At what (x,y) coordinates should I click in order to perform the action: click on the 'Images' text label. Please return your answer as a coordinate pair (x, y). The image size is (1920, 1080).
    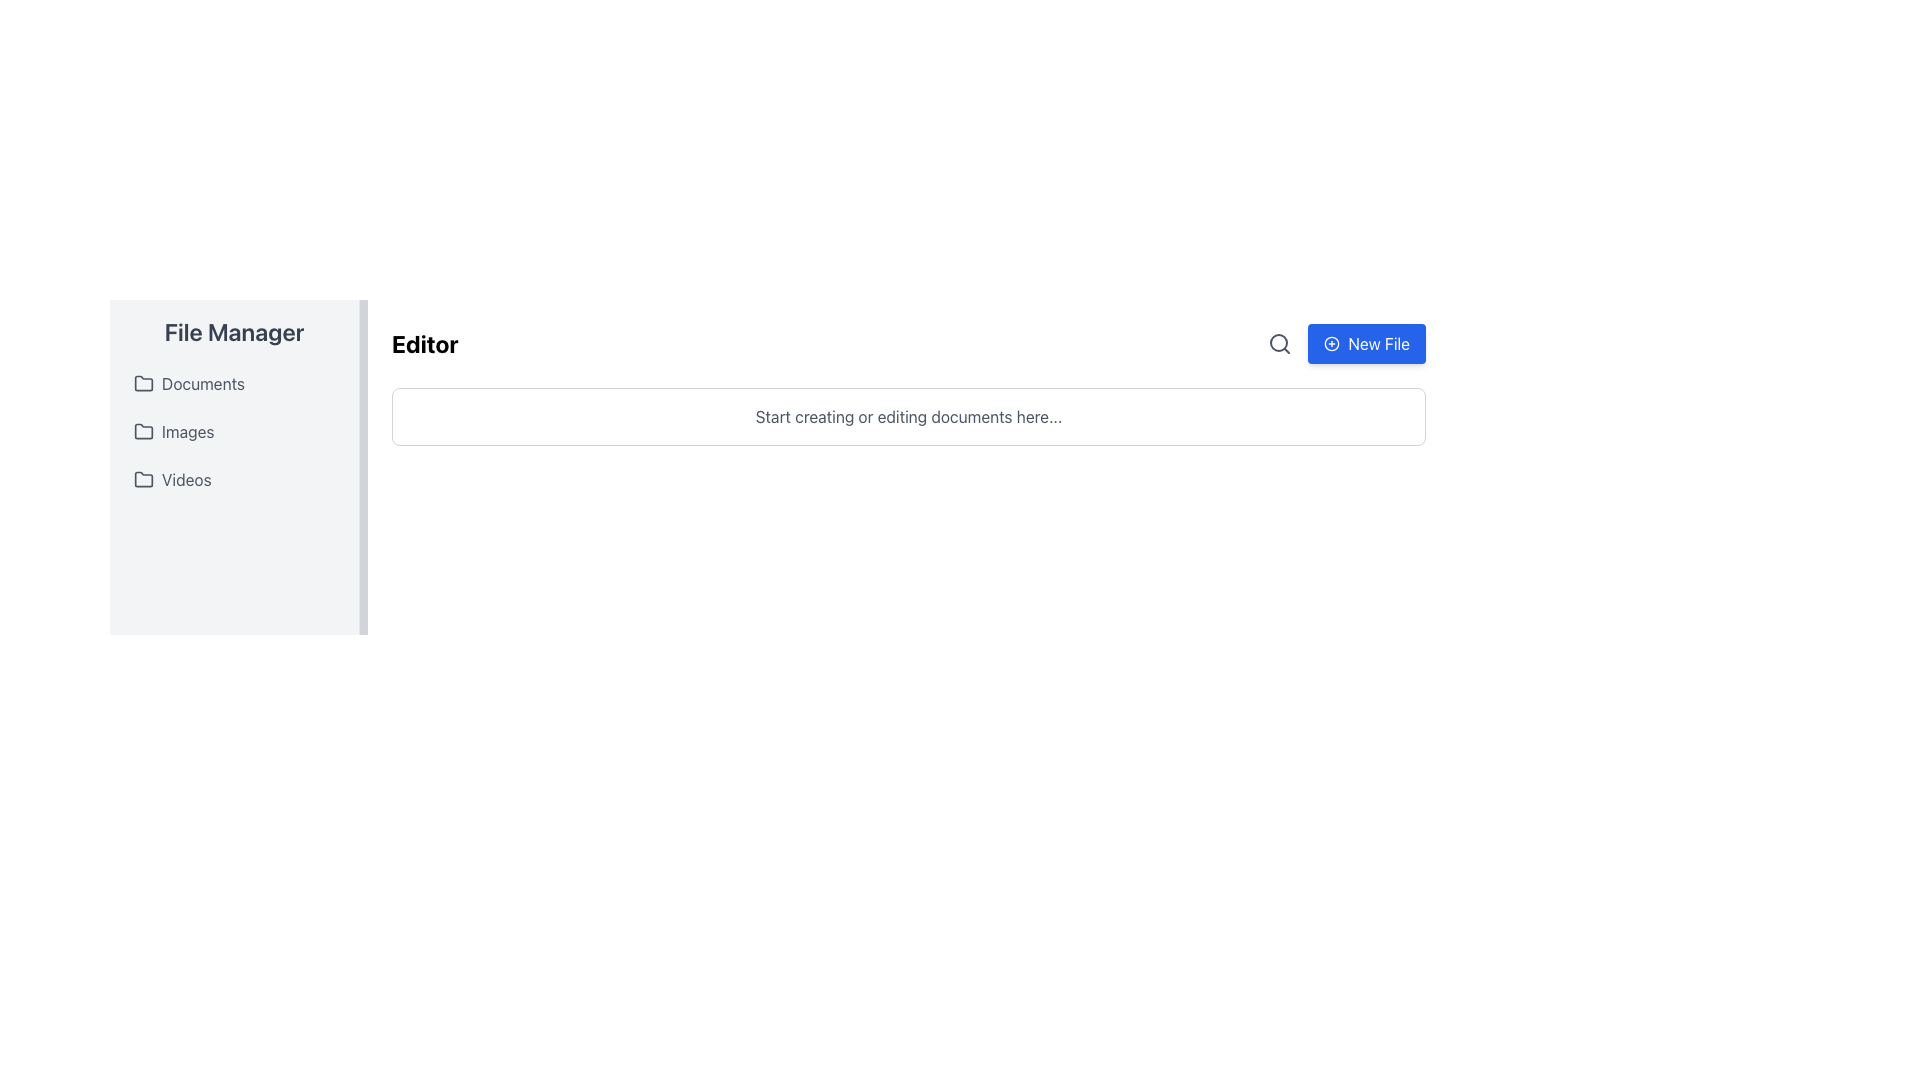
    Looking at the image, I should click on (188, 431).